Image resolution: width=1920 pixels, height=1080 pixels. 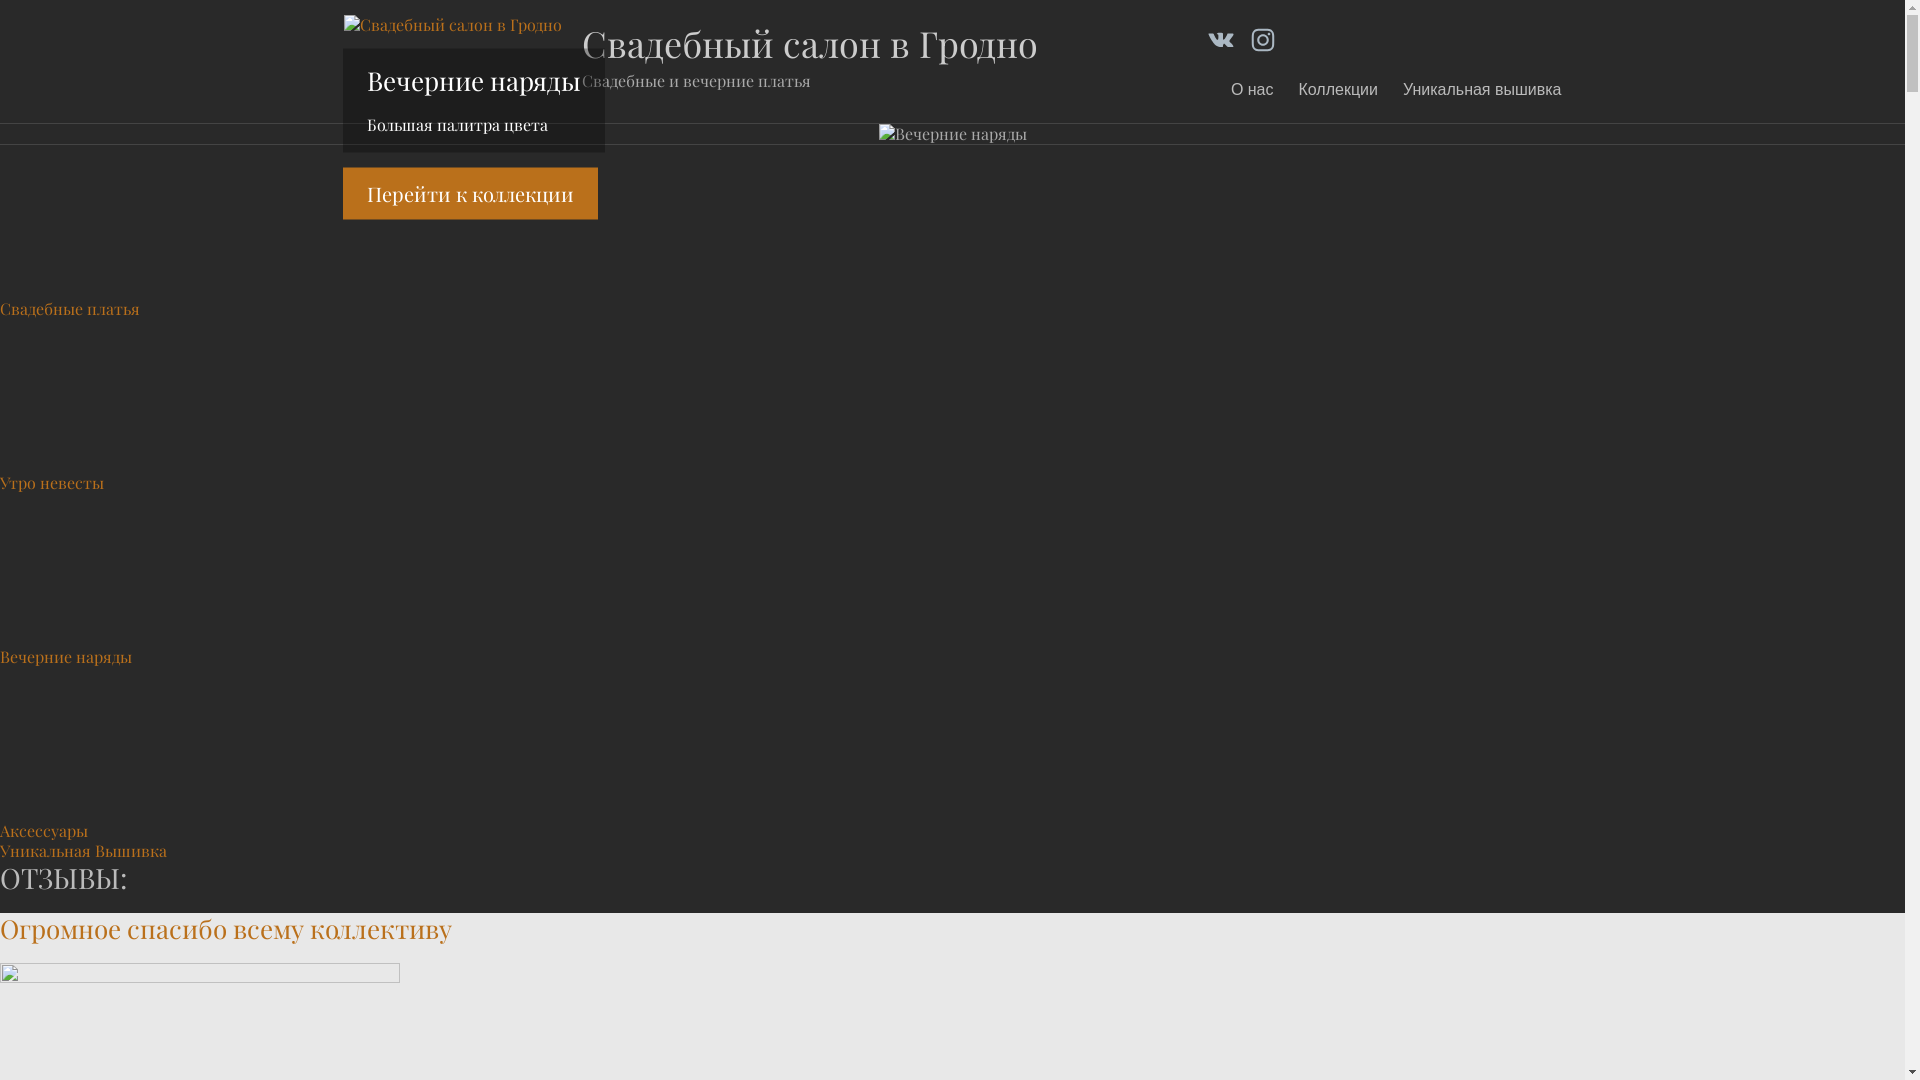 What do you see at coordinates (1247, 39) in the screenshot?
I see `'Instagram'` at bounding box center [1247, 39].